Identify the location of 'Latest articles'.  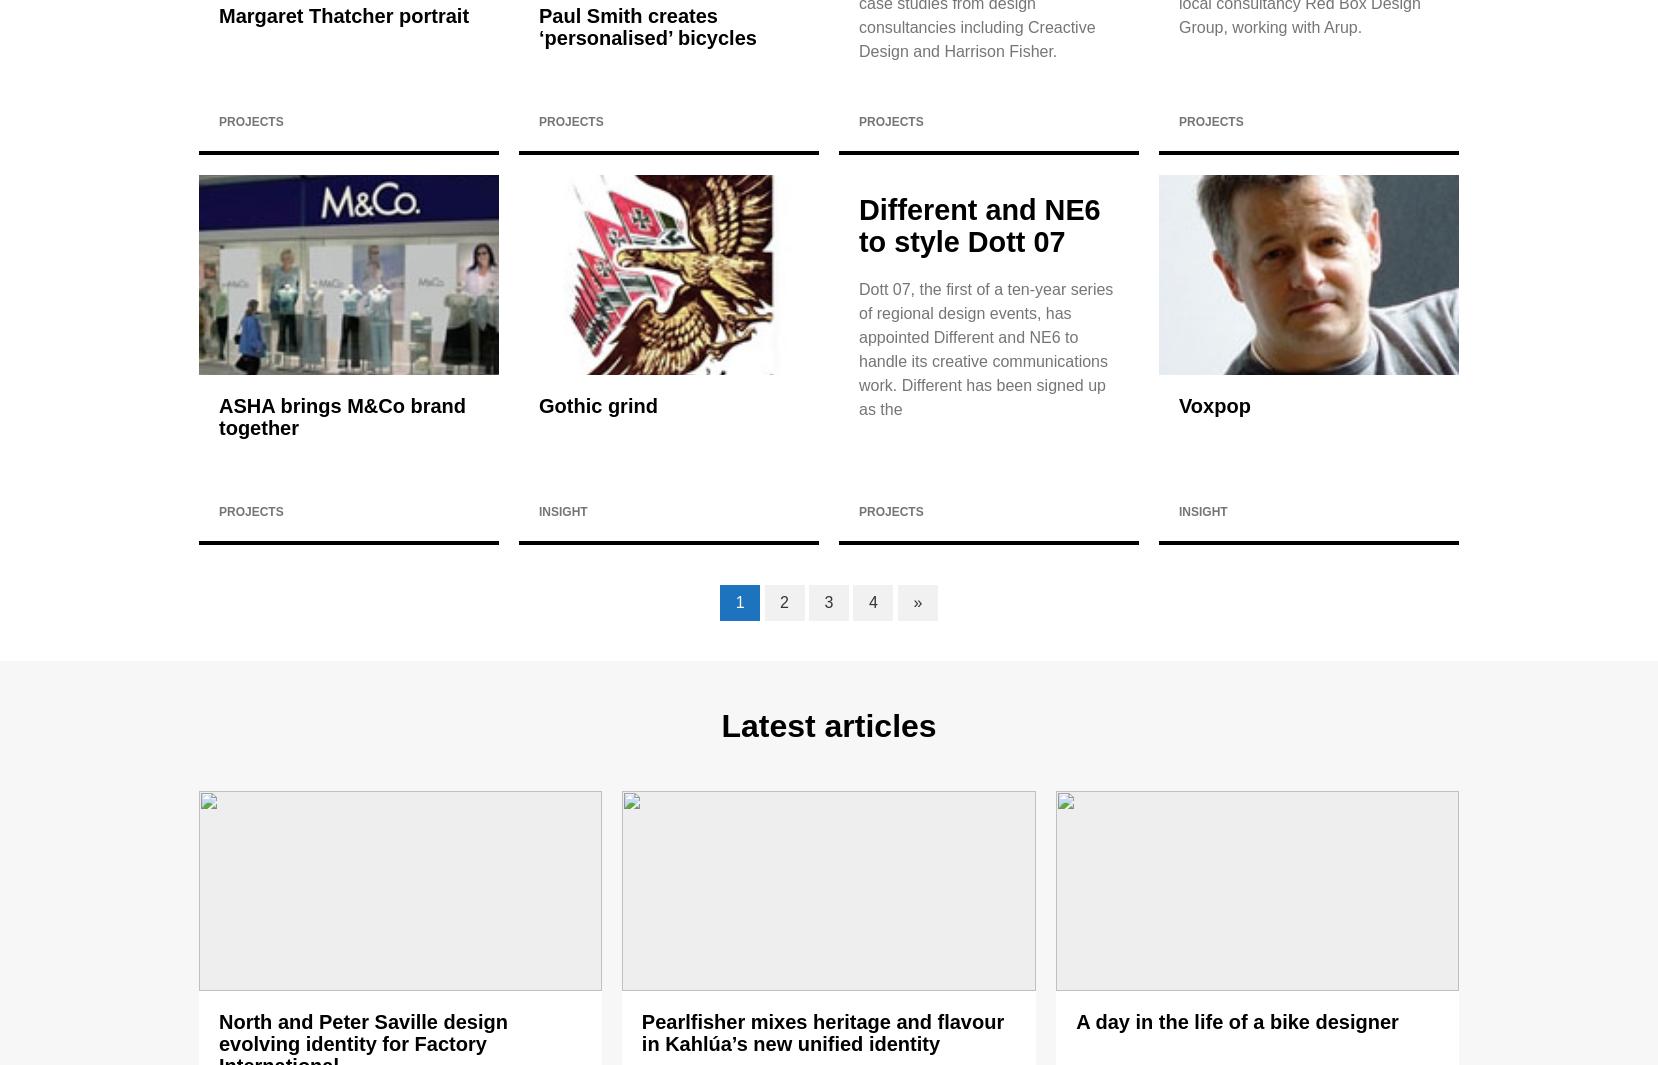
(828, 726).